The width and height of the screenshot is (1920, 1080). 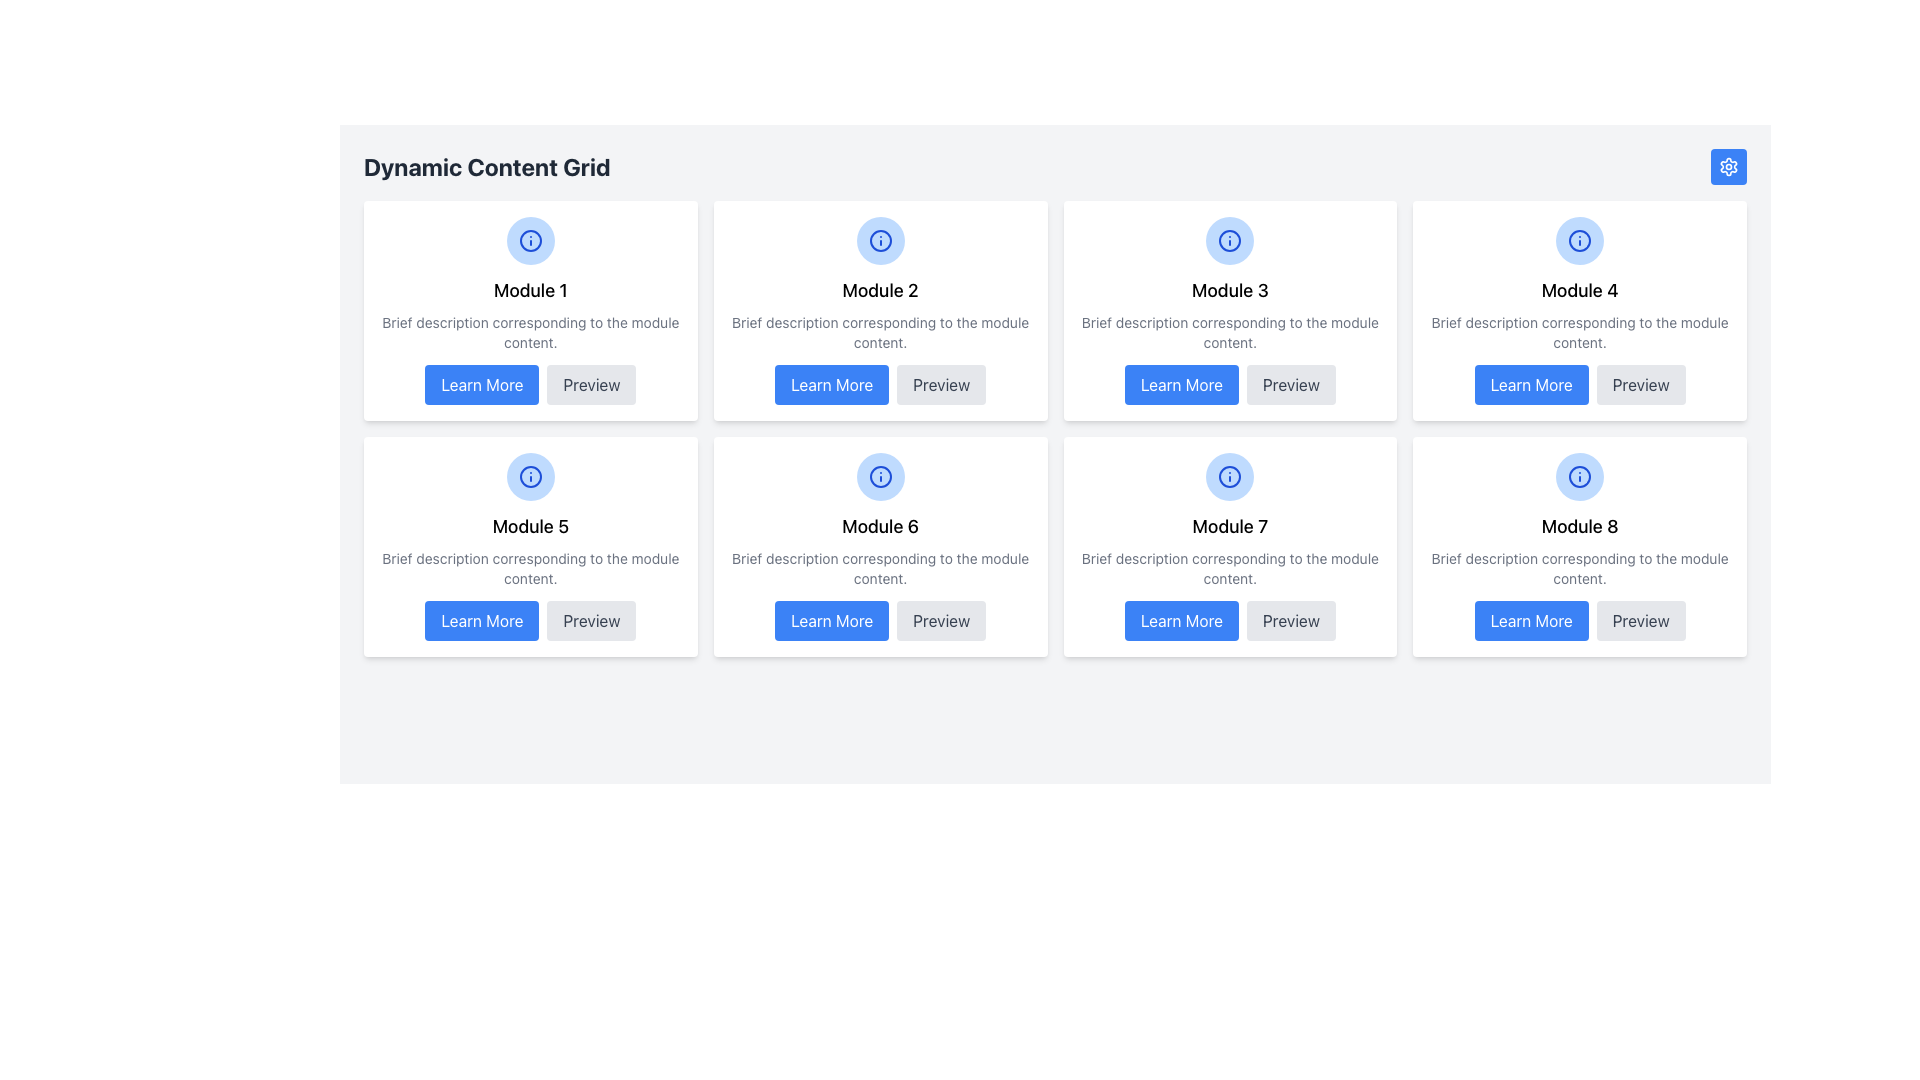 What do you see at coordinates (482, 620) in the screenshot?
I see `the 'Learn More' button with a rounded appearance and white text on a blue background` at bounding box center [482, 620].